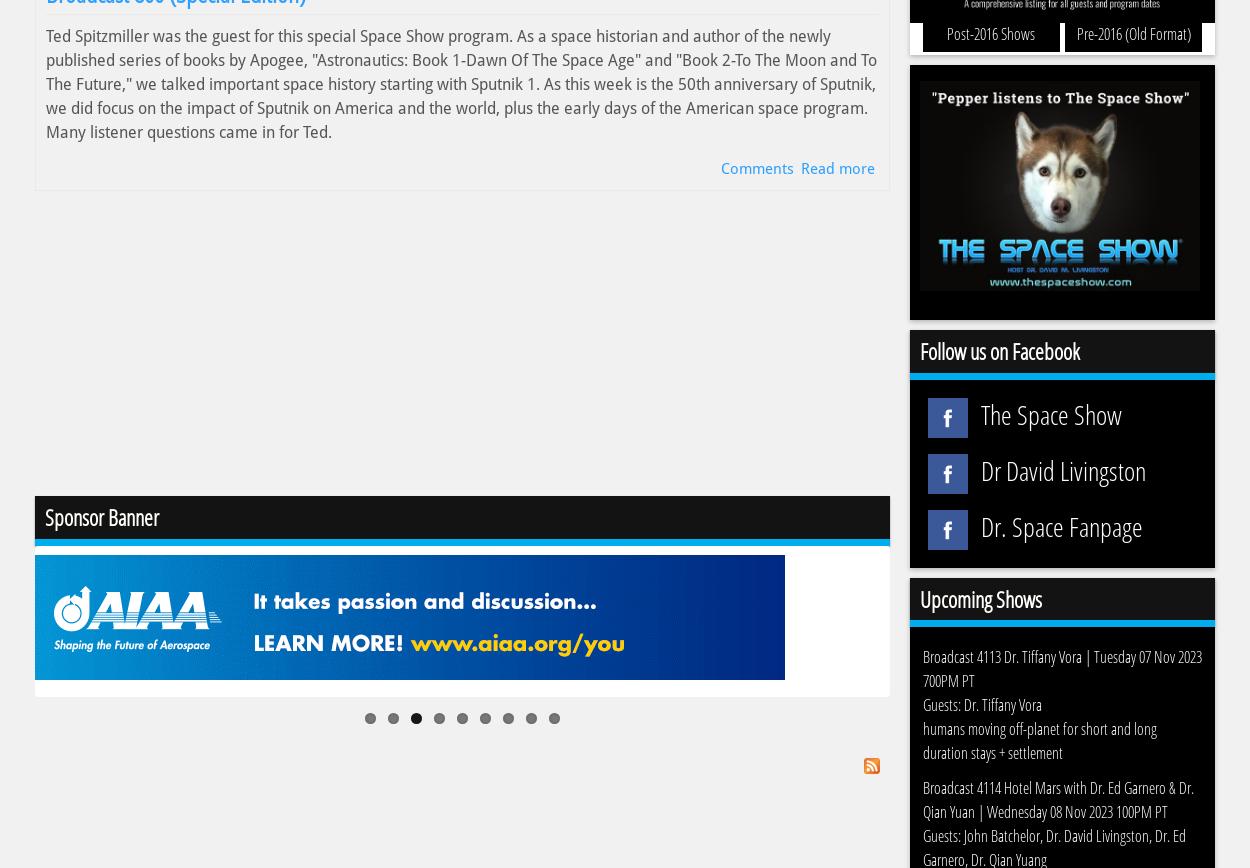  What do you see at coordinates (1133, 32) in the screenshot?
I see `'Pre-2016 (Old Format)'` at bounding box center [1133, 32].